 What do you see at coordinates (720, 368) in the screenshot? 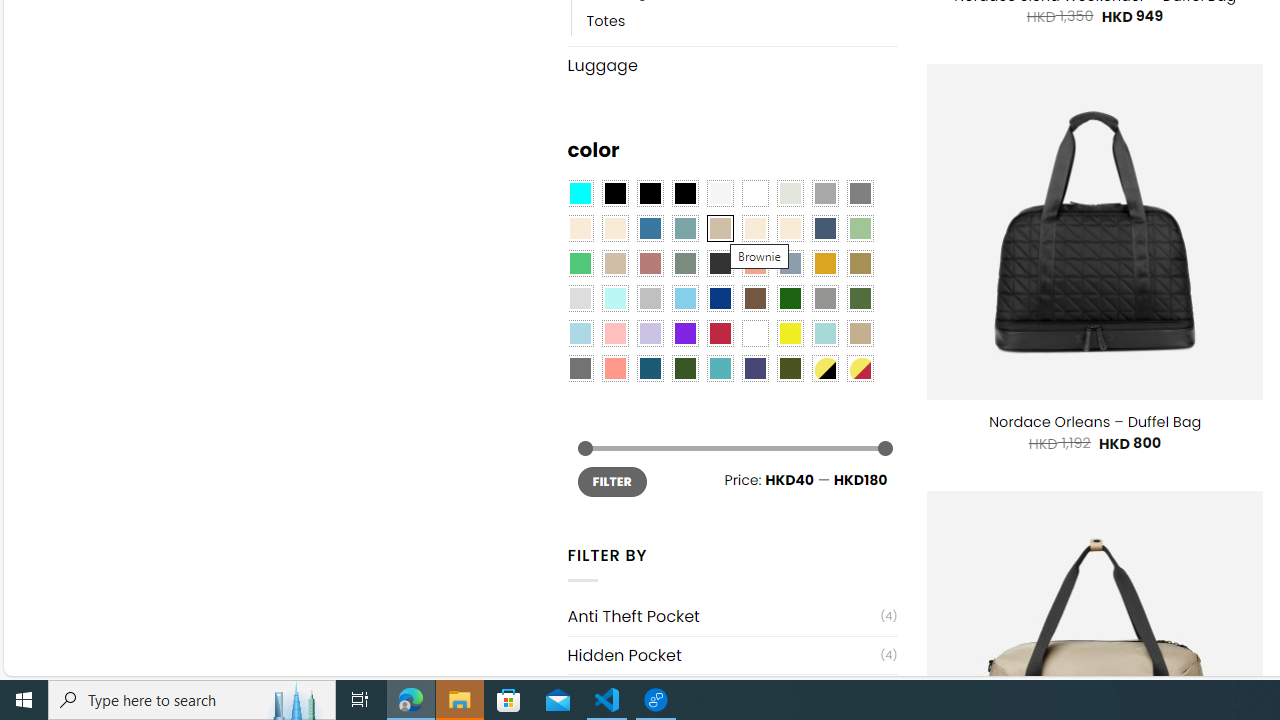
I see `'Teal'` at bounding box center [720, 368].